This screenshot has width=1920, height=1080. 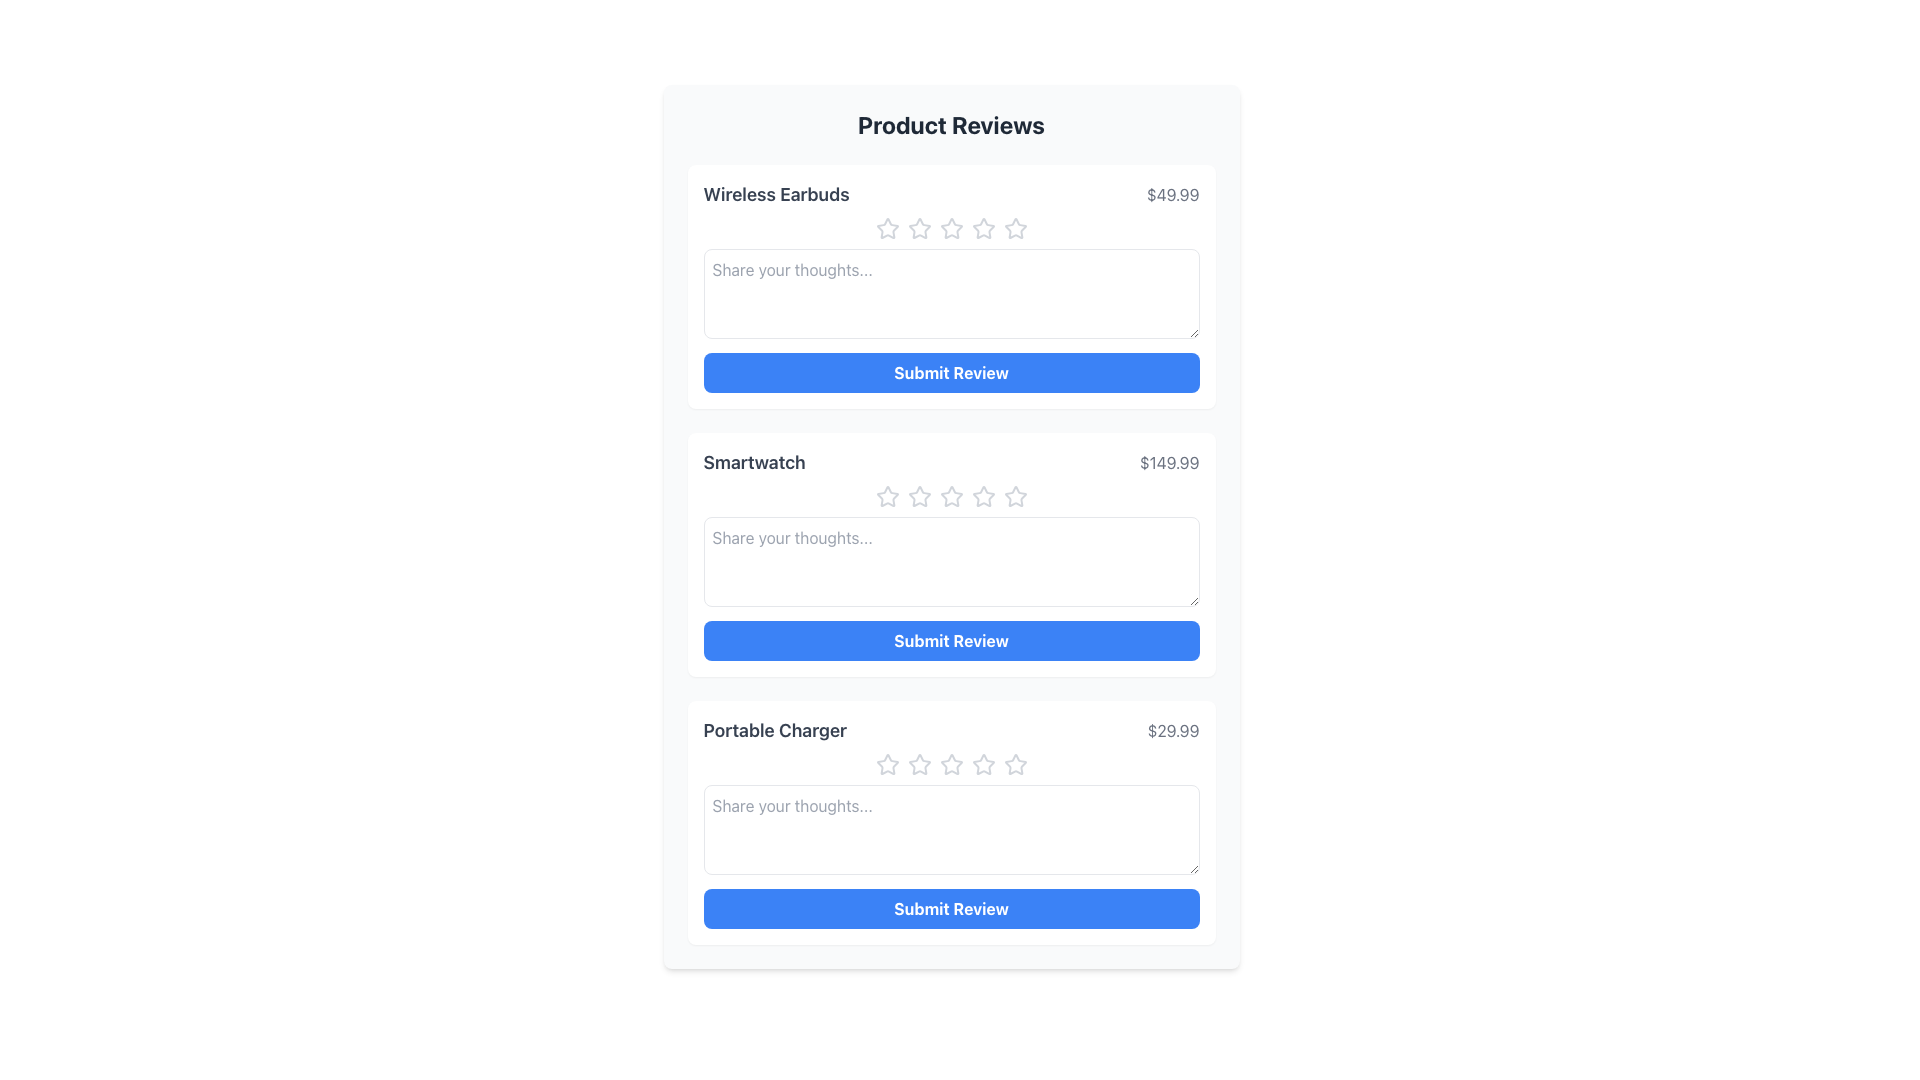 I want to click on the vibrant blue 'Submit Review' button with white bold text located at the bottom of the product reviews panel, so click(x=950, y=909).